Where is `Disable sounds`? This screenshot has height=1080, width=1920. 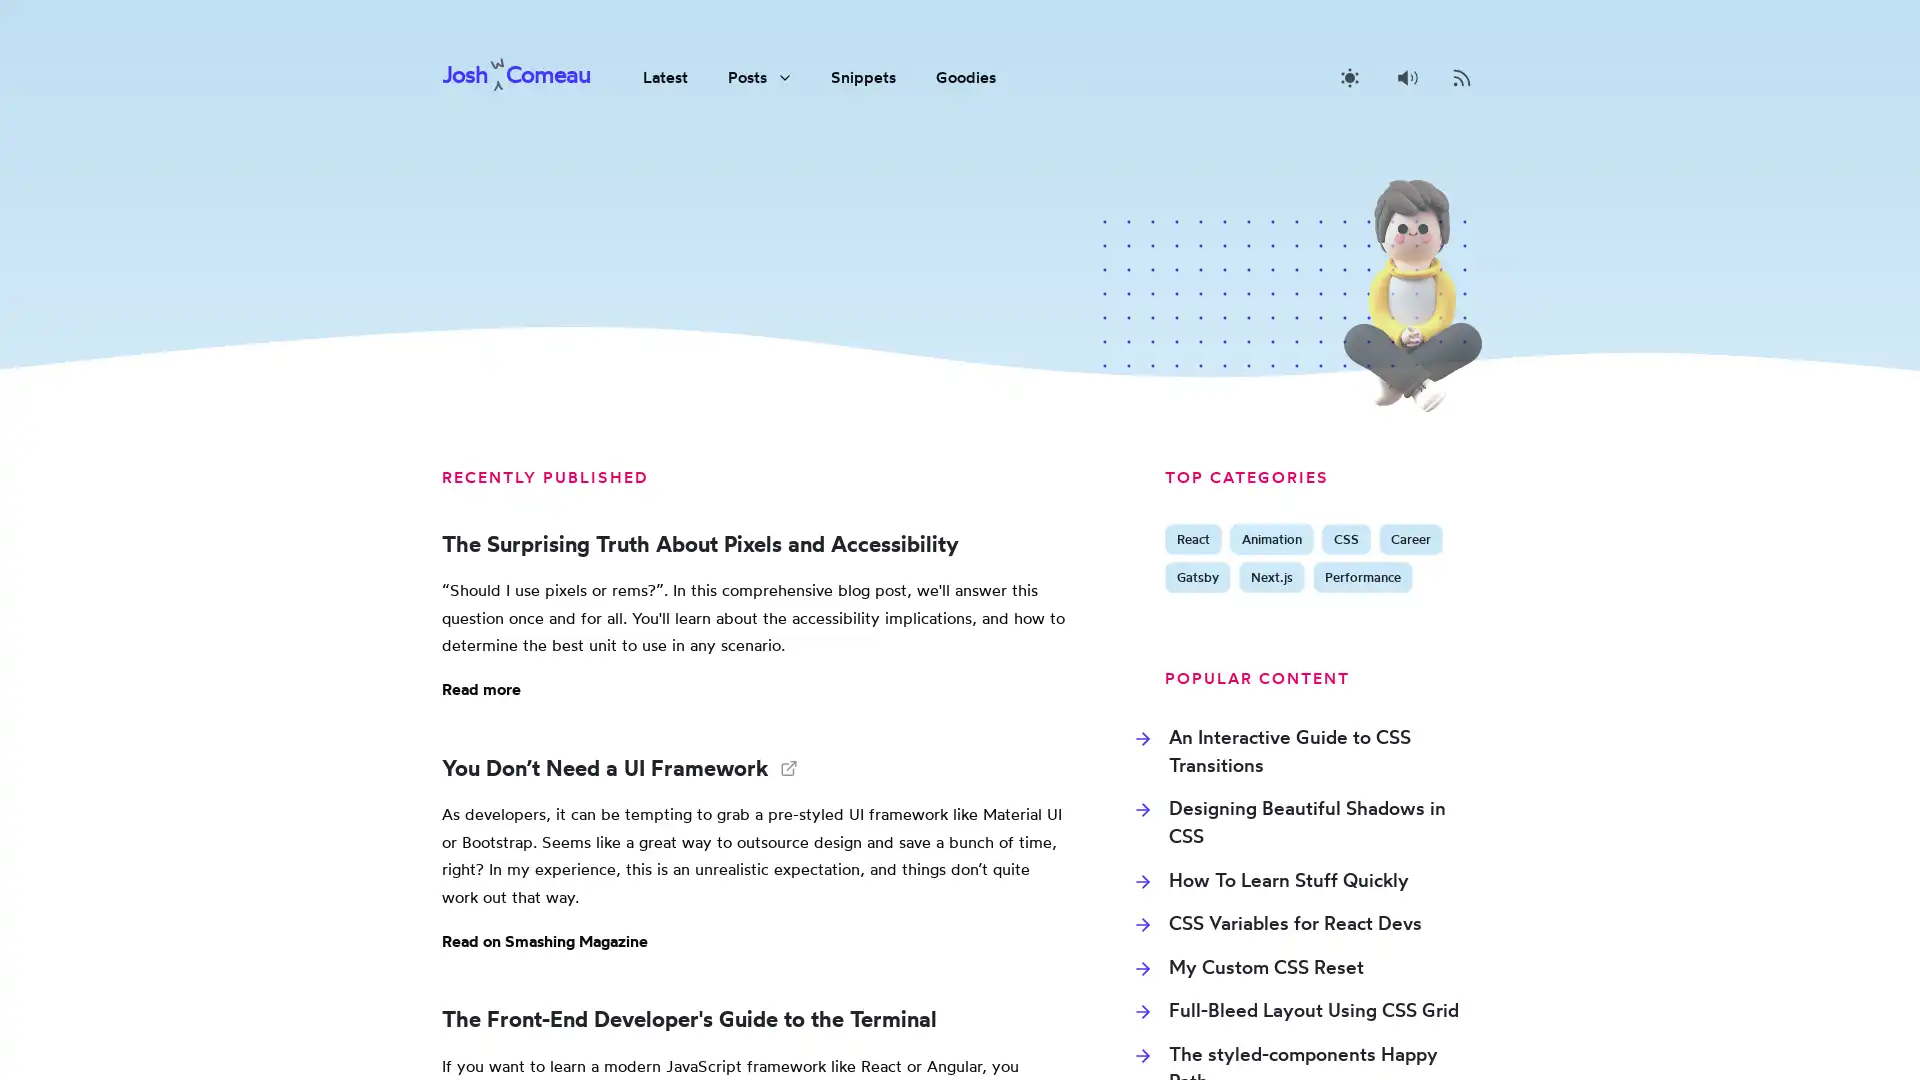 Disable sounds is located at coordinates (1406, 76).